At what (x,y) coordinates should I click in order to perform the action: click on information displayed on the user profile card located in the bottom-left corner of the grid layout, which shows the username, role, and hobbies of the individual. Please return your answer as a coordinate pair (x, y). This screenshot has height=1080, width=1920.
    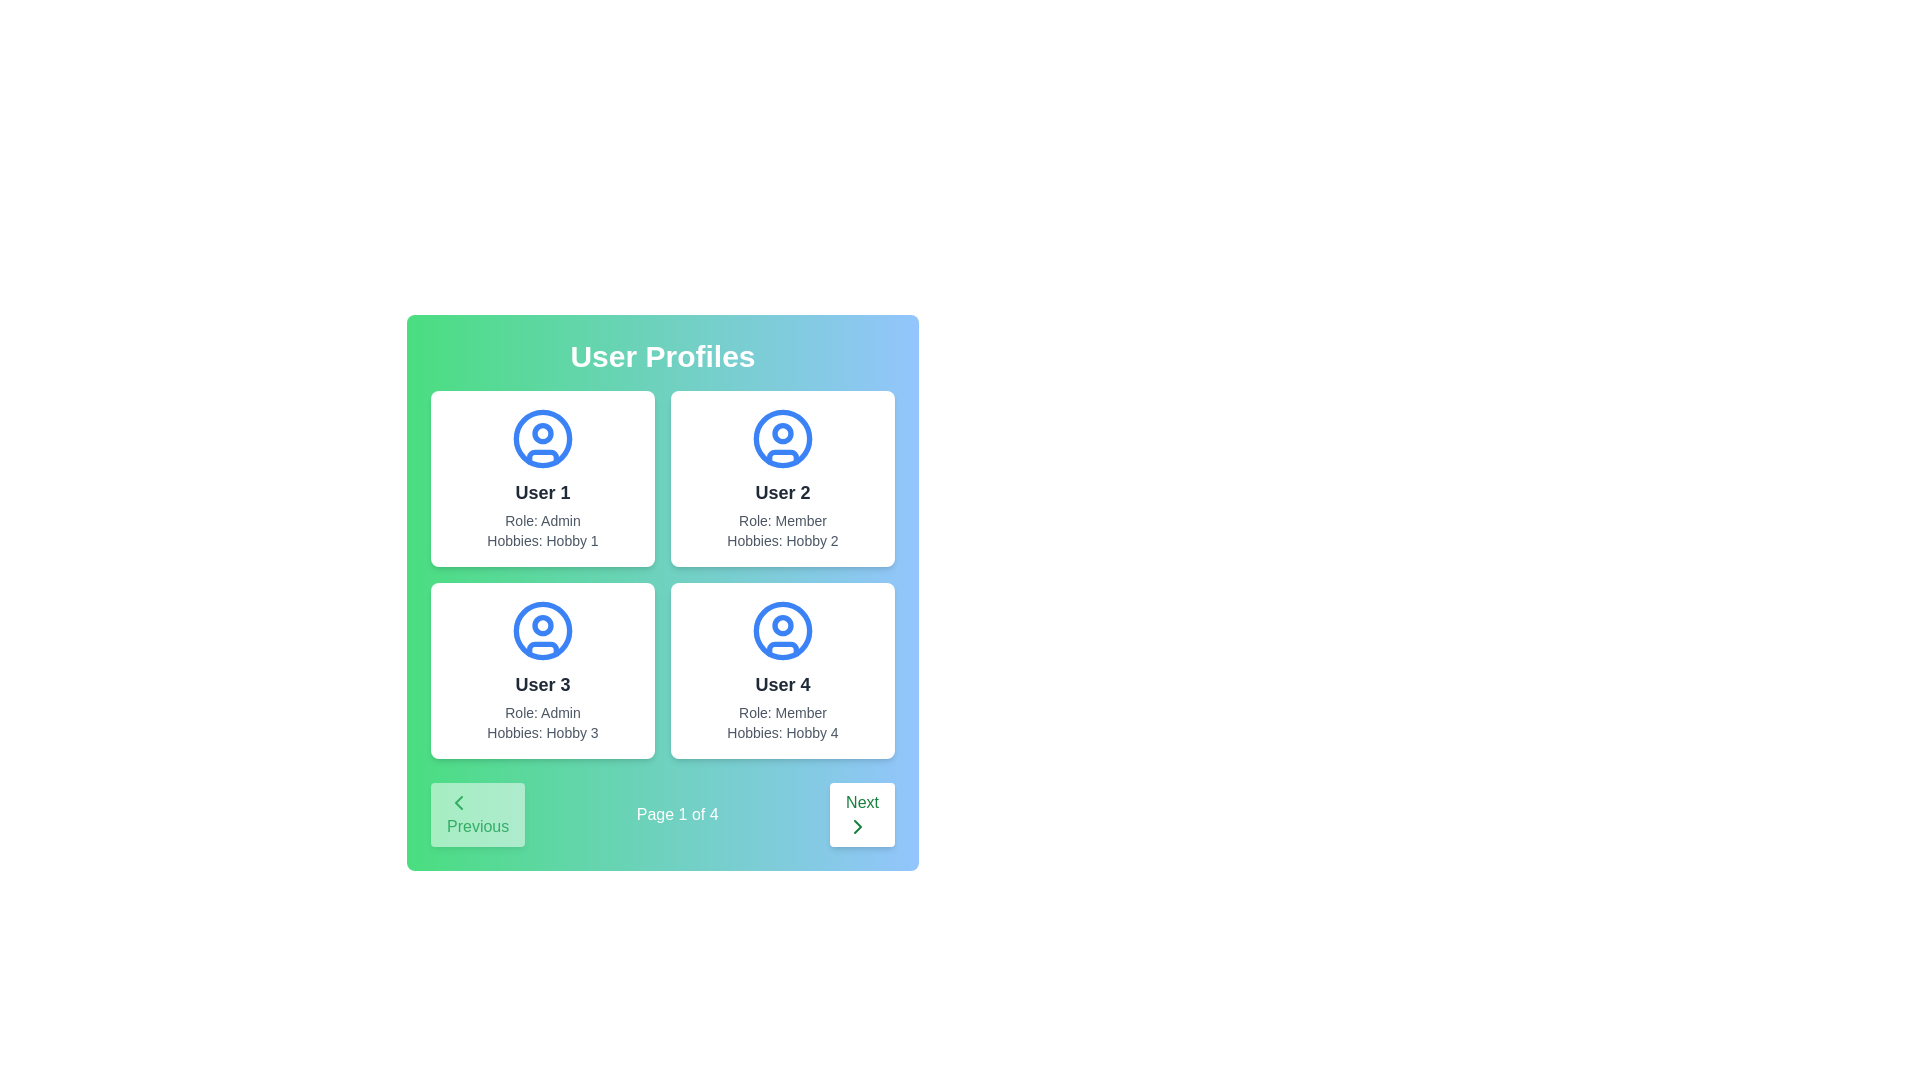
    Looking at the image, I should click on (542, 671).